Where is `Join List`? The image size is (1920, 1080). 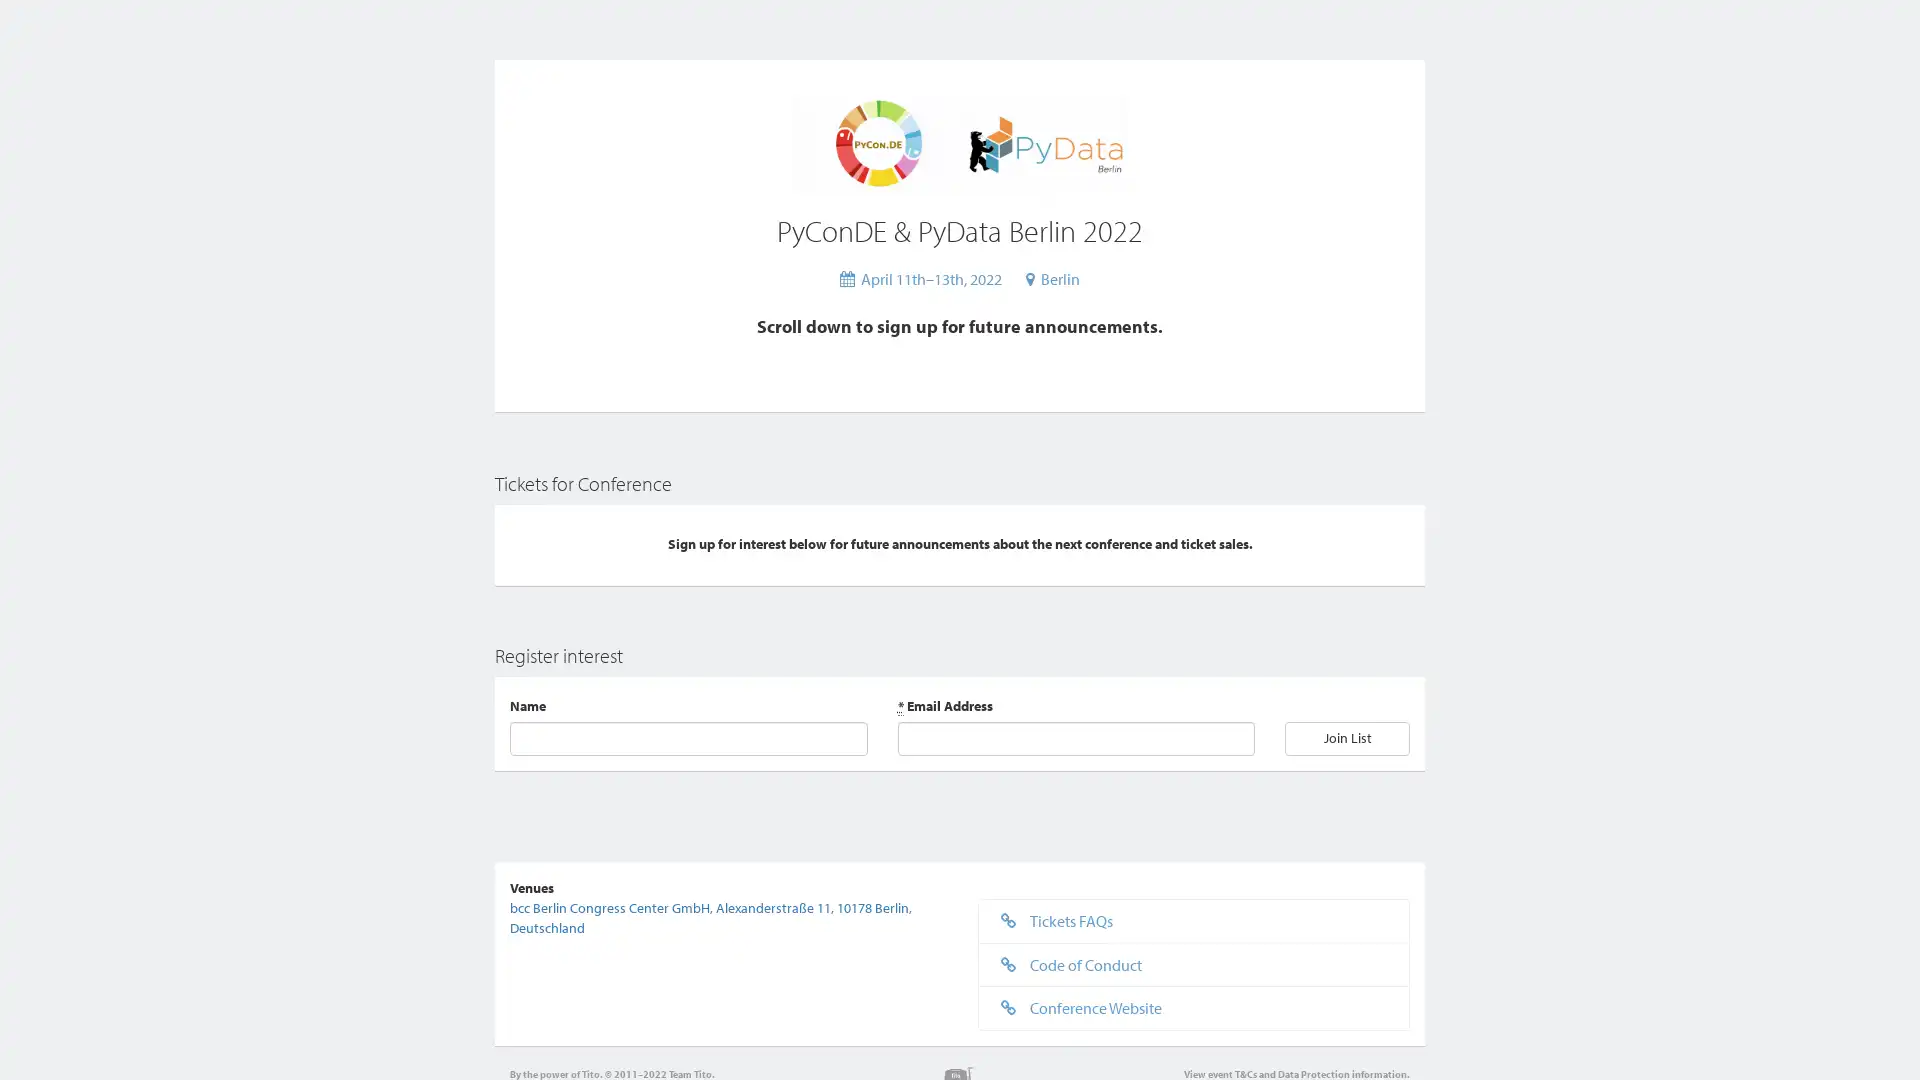
Join List is located at coordinates (1347, 737).